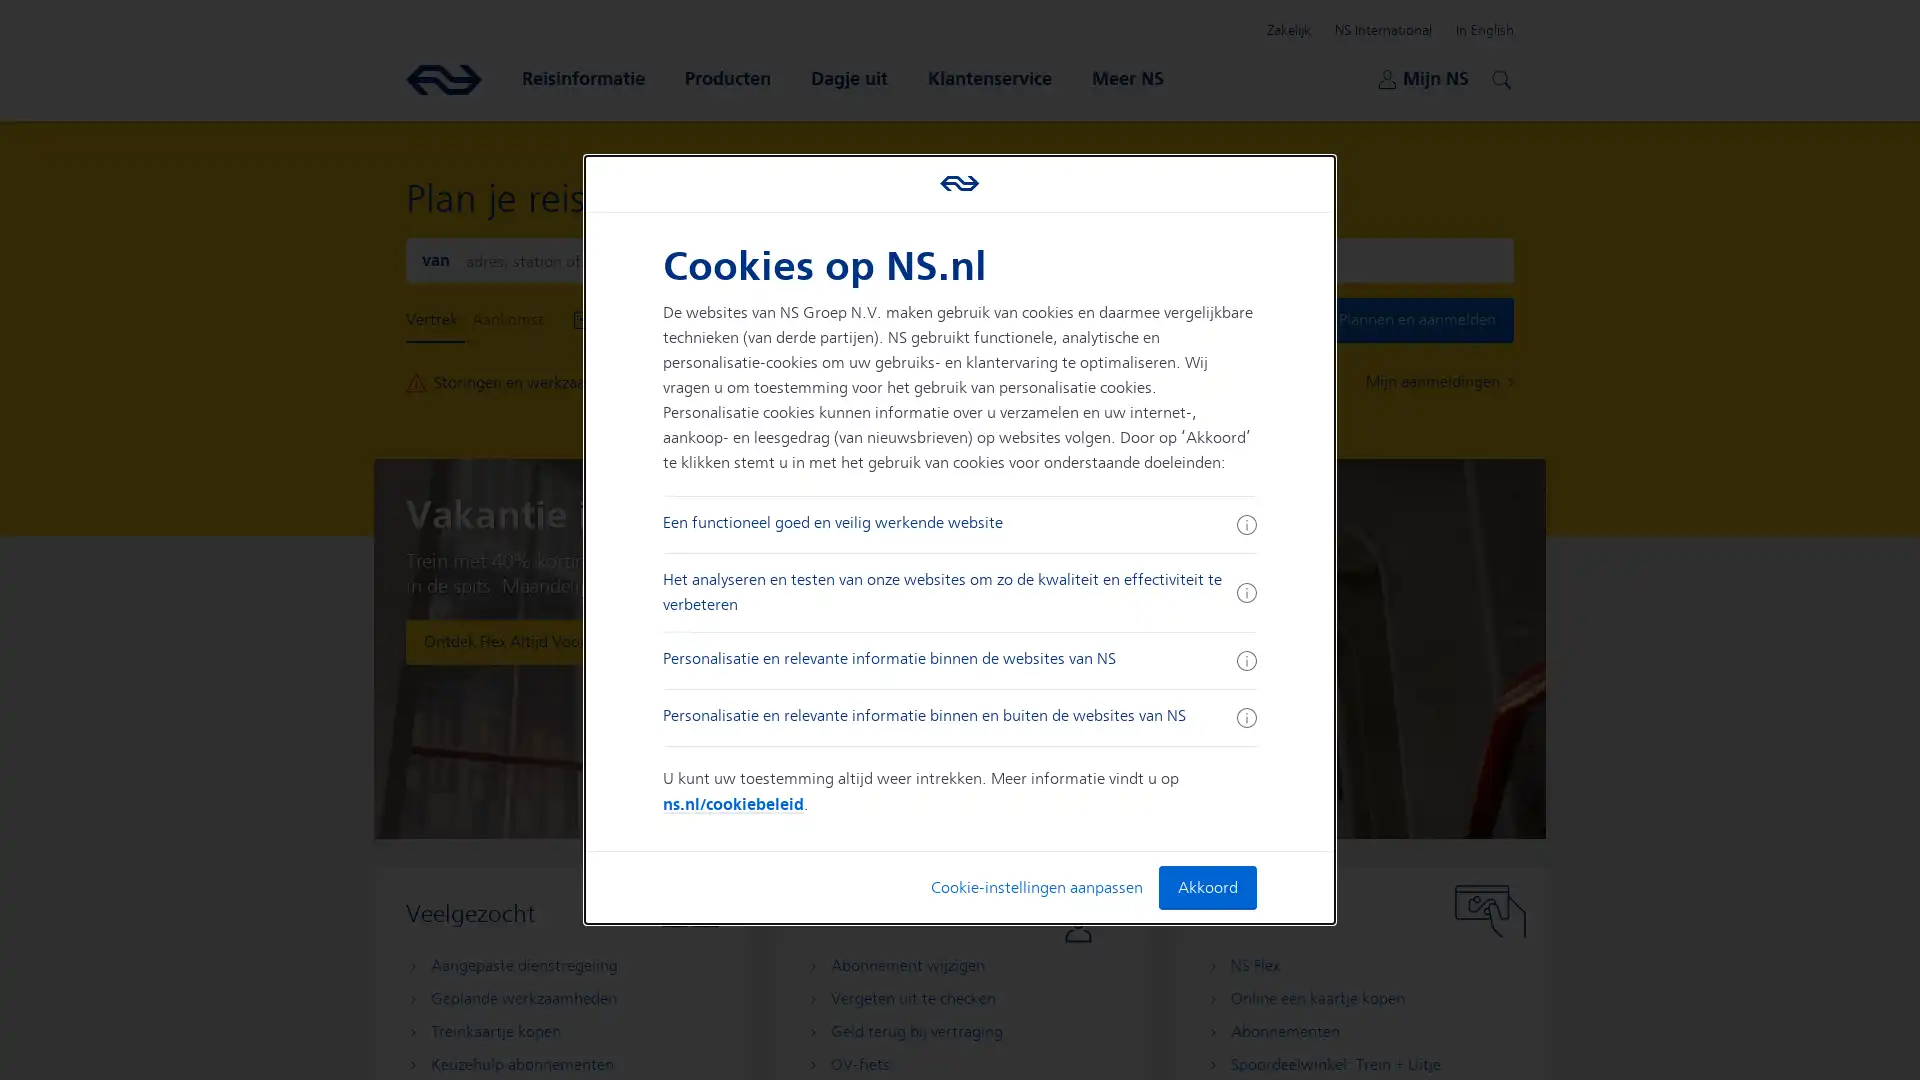  Describe the element at coordinates (989, 77) in the screenshot. I see `Klantenservice Open submenu` at that location.